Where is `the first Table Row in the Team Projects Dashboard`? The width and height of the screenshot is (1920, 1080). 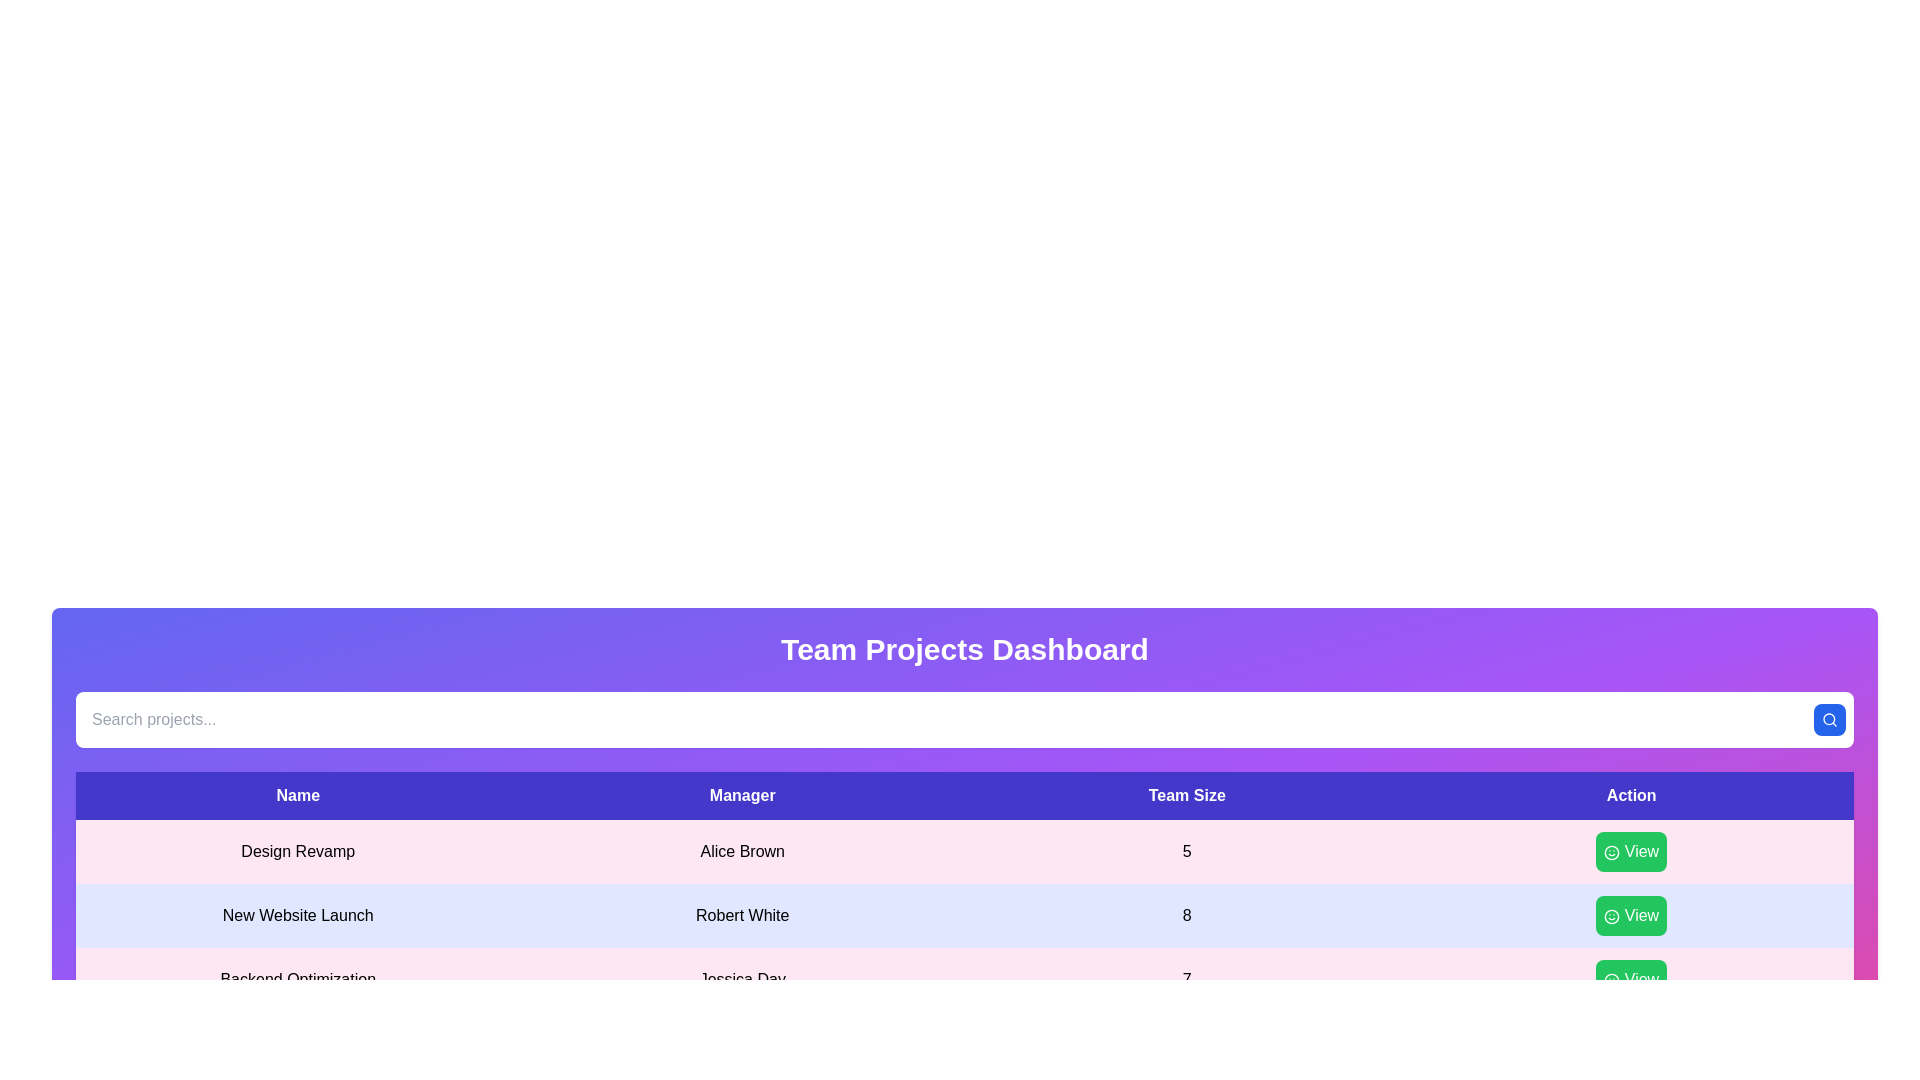
the first Table Row in the Team Projects Dashboard is located at coordinates (964, 852).